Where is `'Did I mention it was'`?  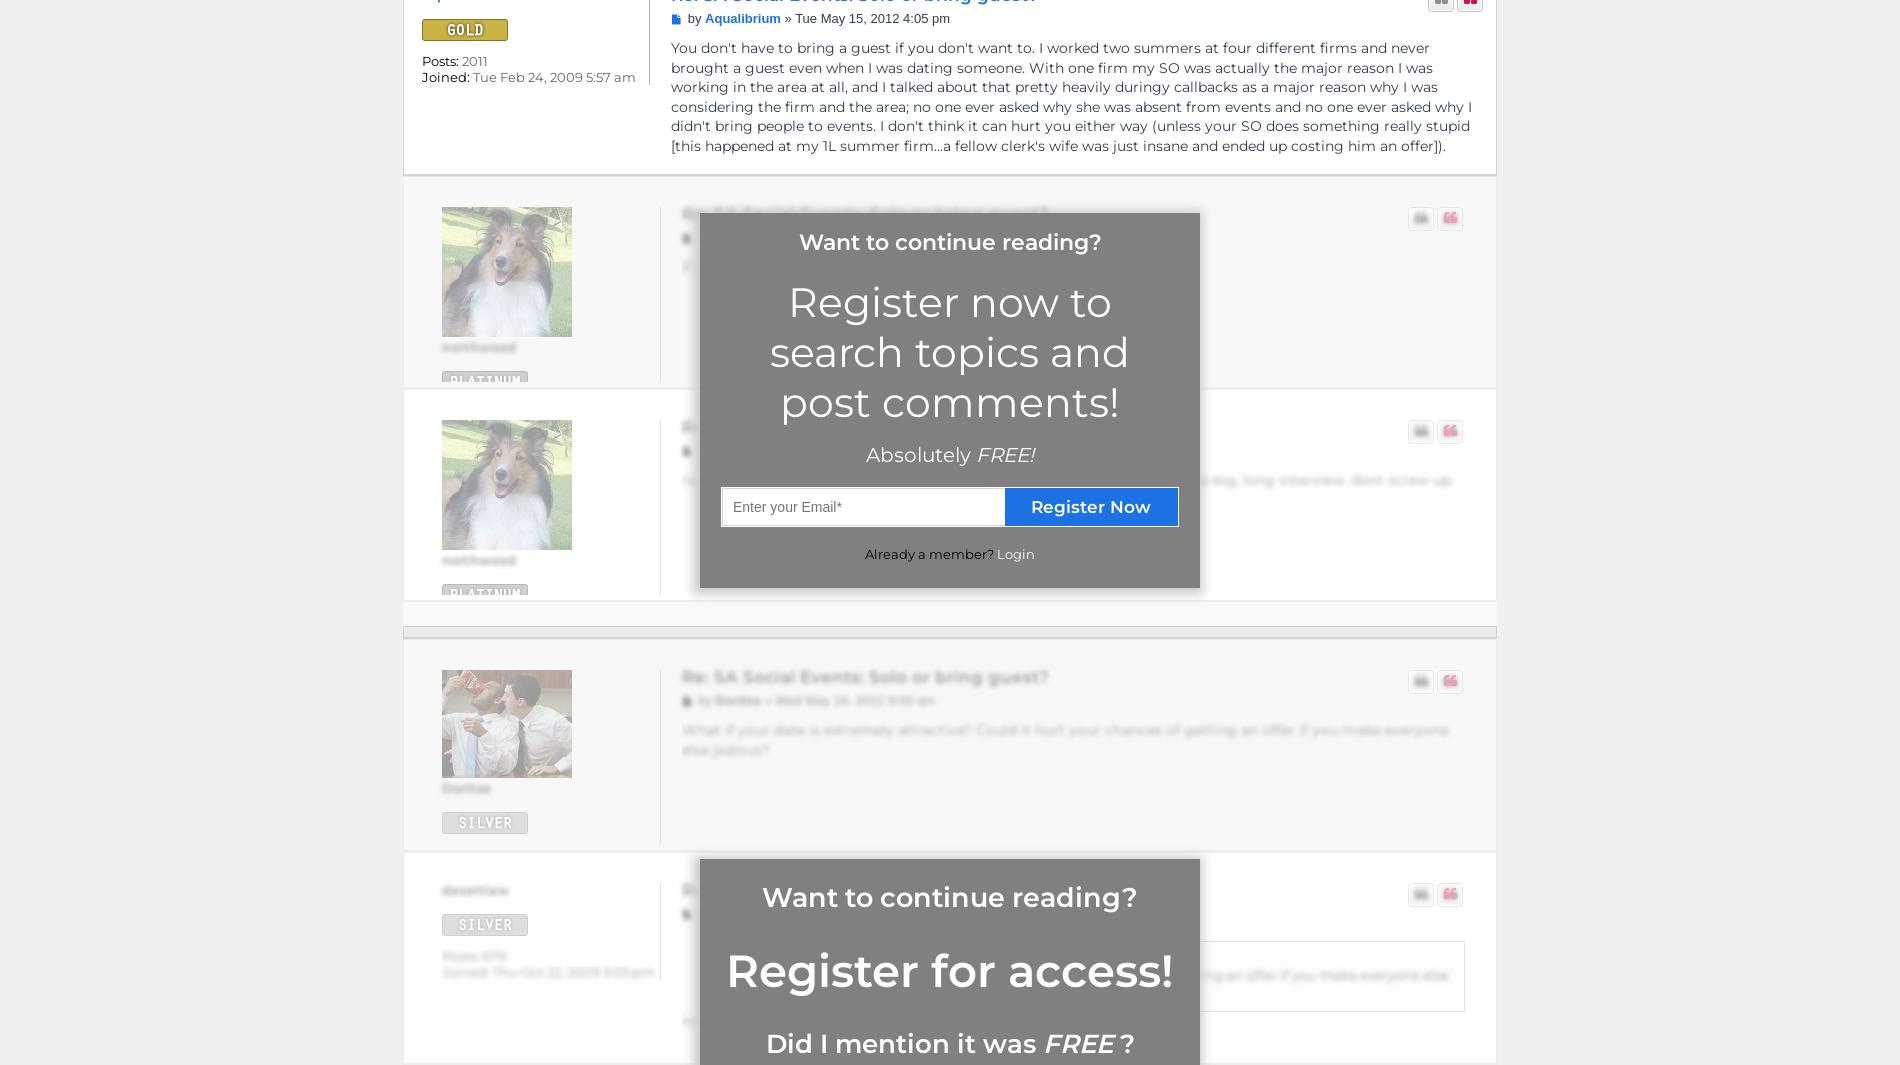 'Did I mention it was' is located at coordinates (902, 1044).